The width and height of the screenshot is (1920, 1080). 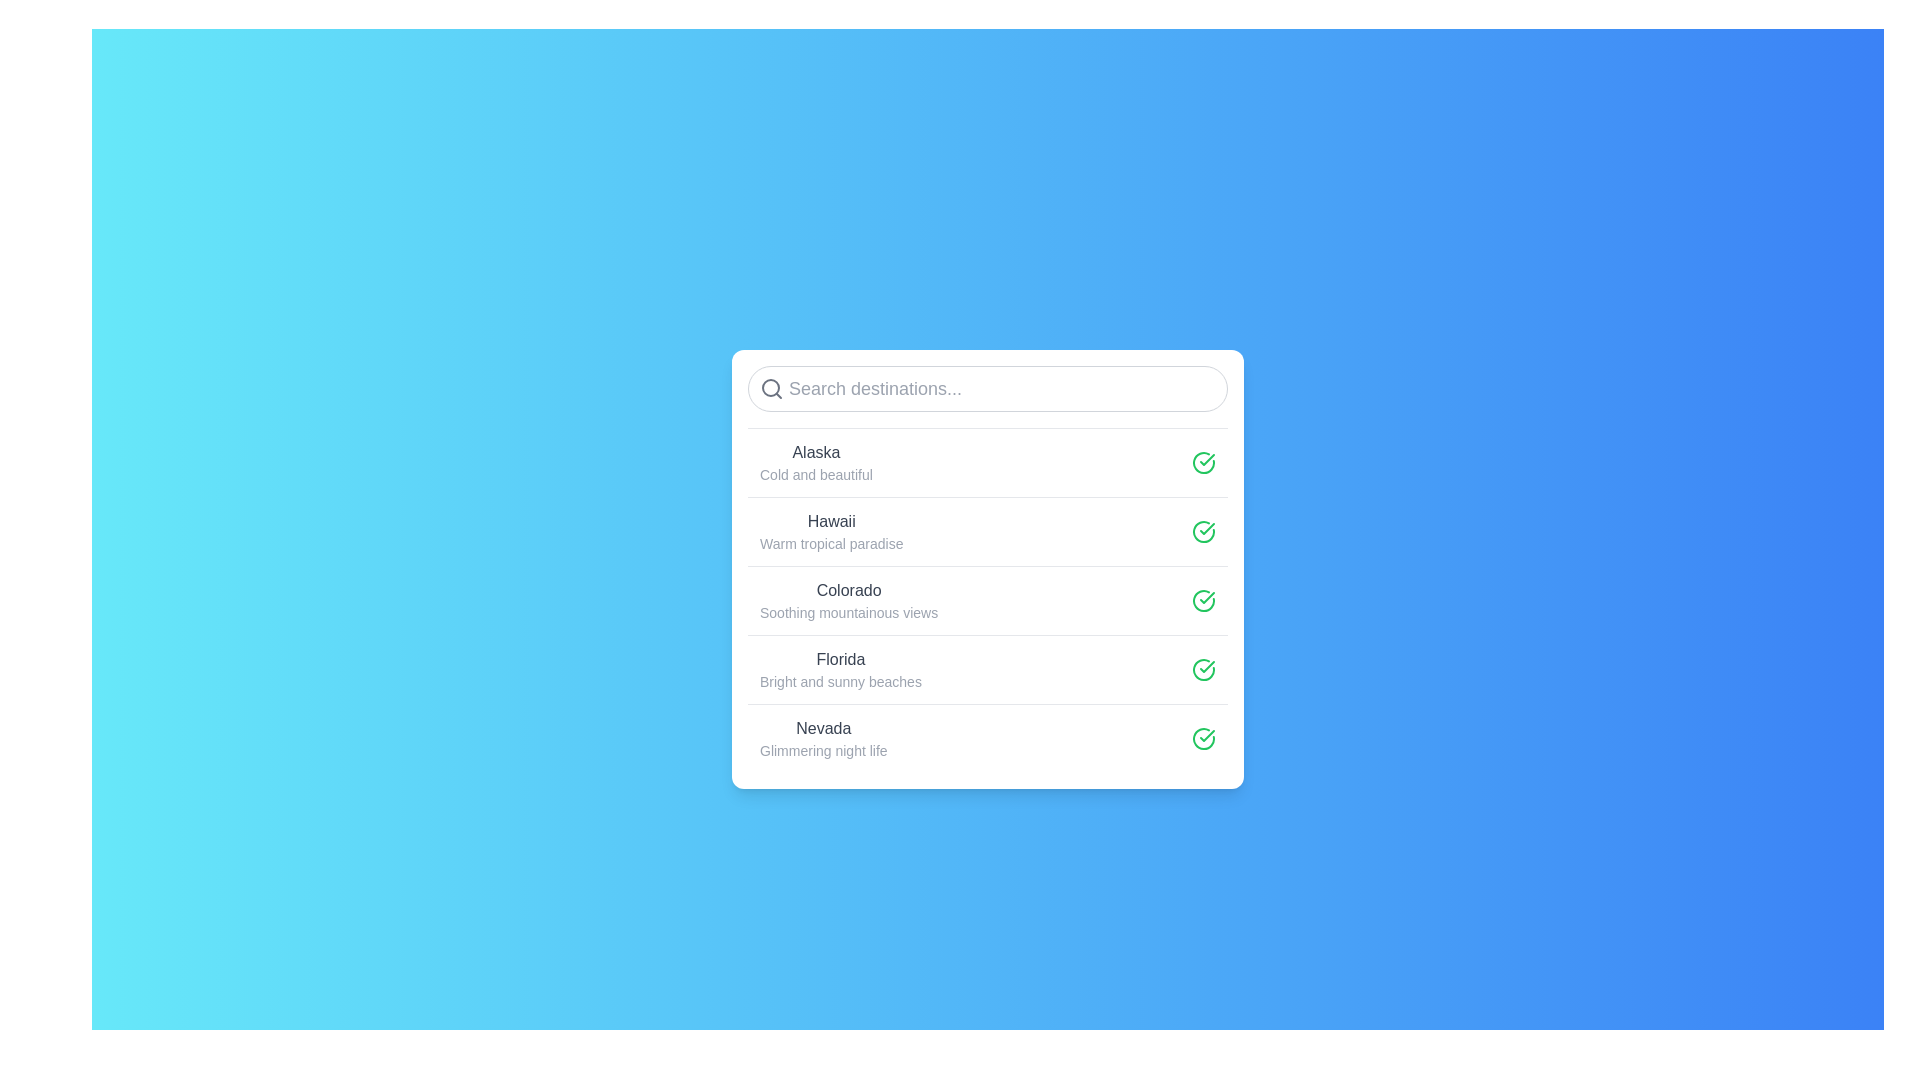 I want to click on the checkmark icon indicating the approval of 'Florida' in the list of items, so click(x=1206, y=735).